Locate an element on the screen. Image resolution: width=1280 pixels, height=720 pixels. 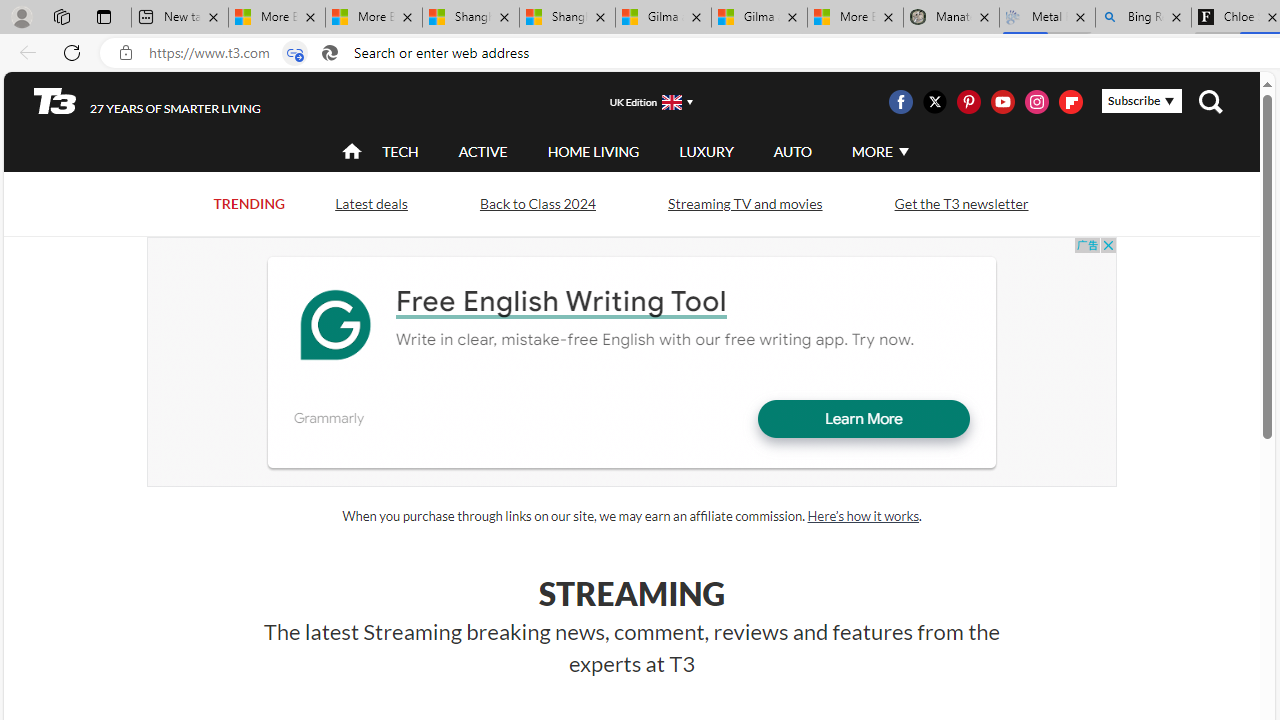
'Visit us on Flipboard' is located at coordinates (1069, 101).